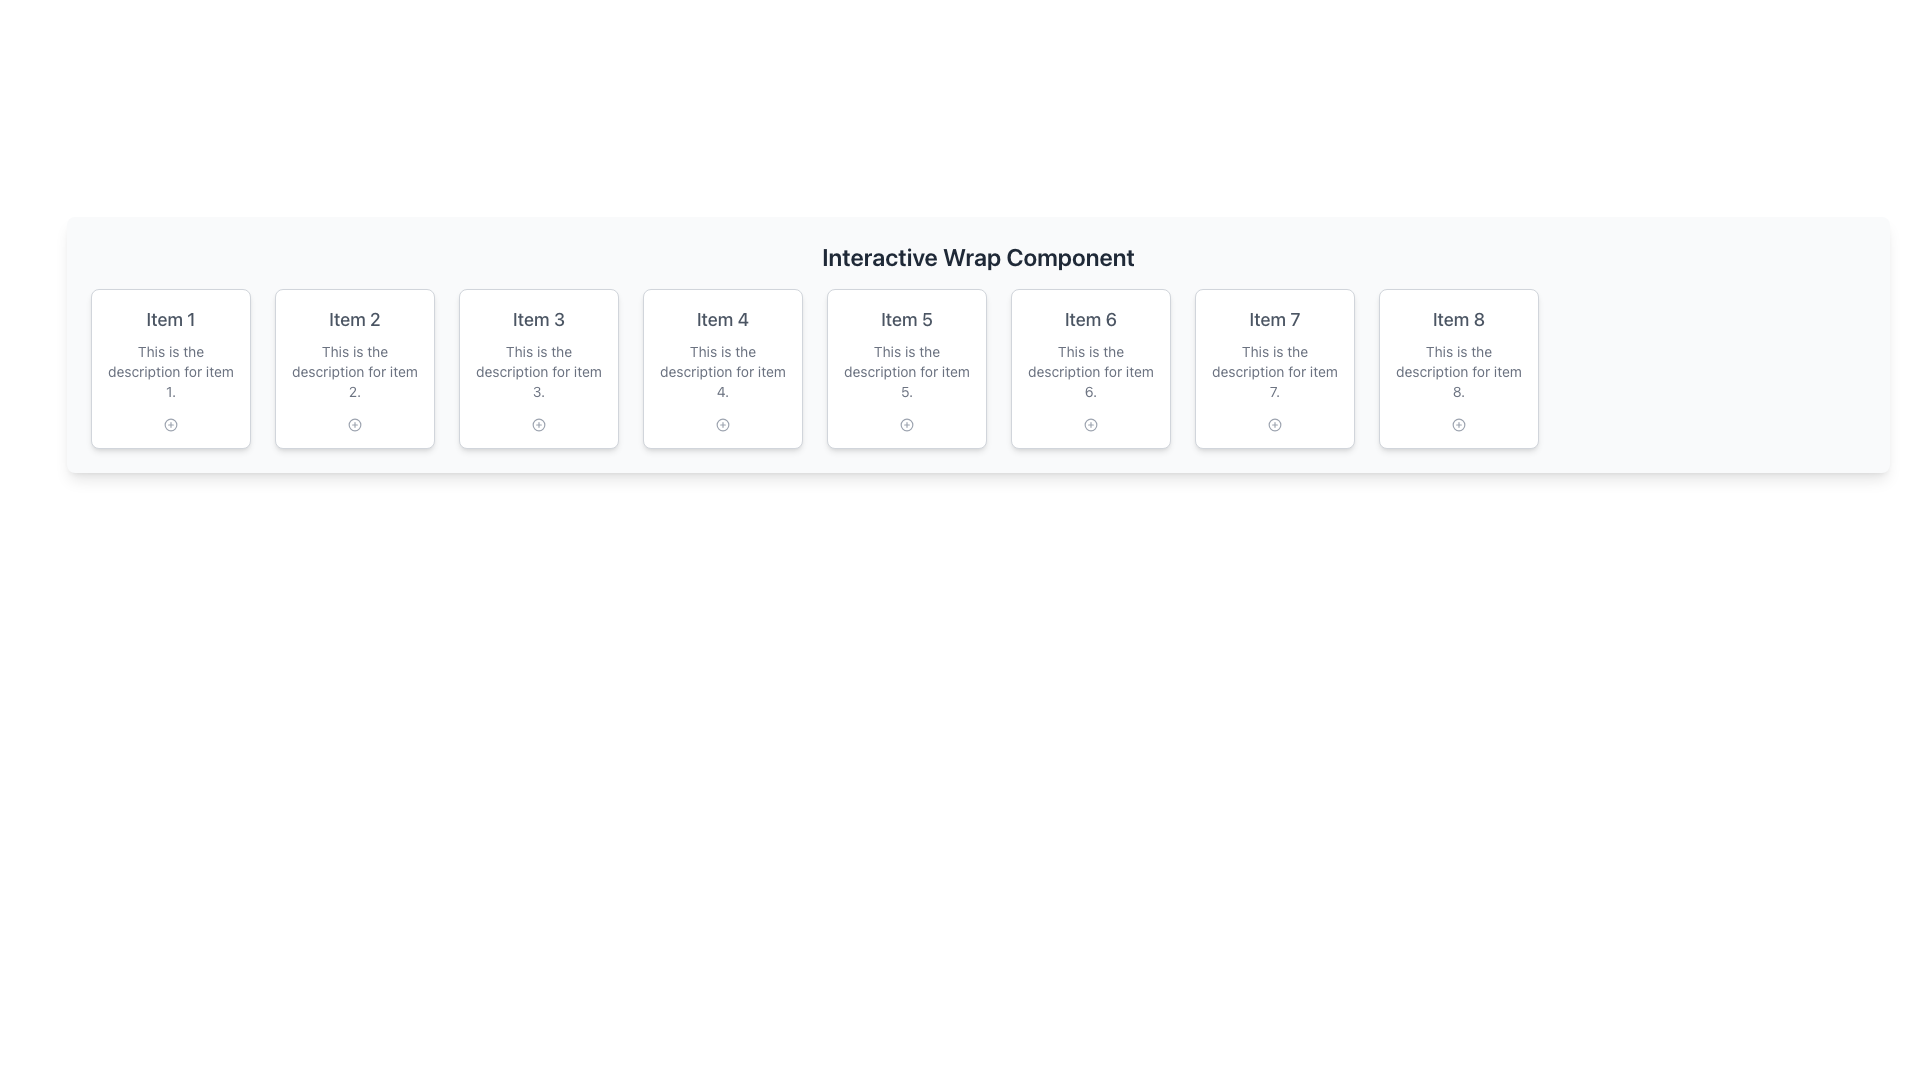 The width and height of the screenshot is (1920, 1080). Describe the element at coordinates (355, 319) in the screenshot. I see `text label displaying 'Item 2', which is located at the top-center position of the card in a horizontal lineup of similar cards` at that location.